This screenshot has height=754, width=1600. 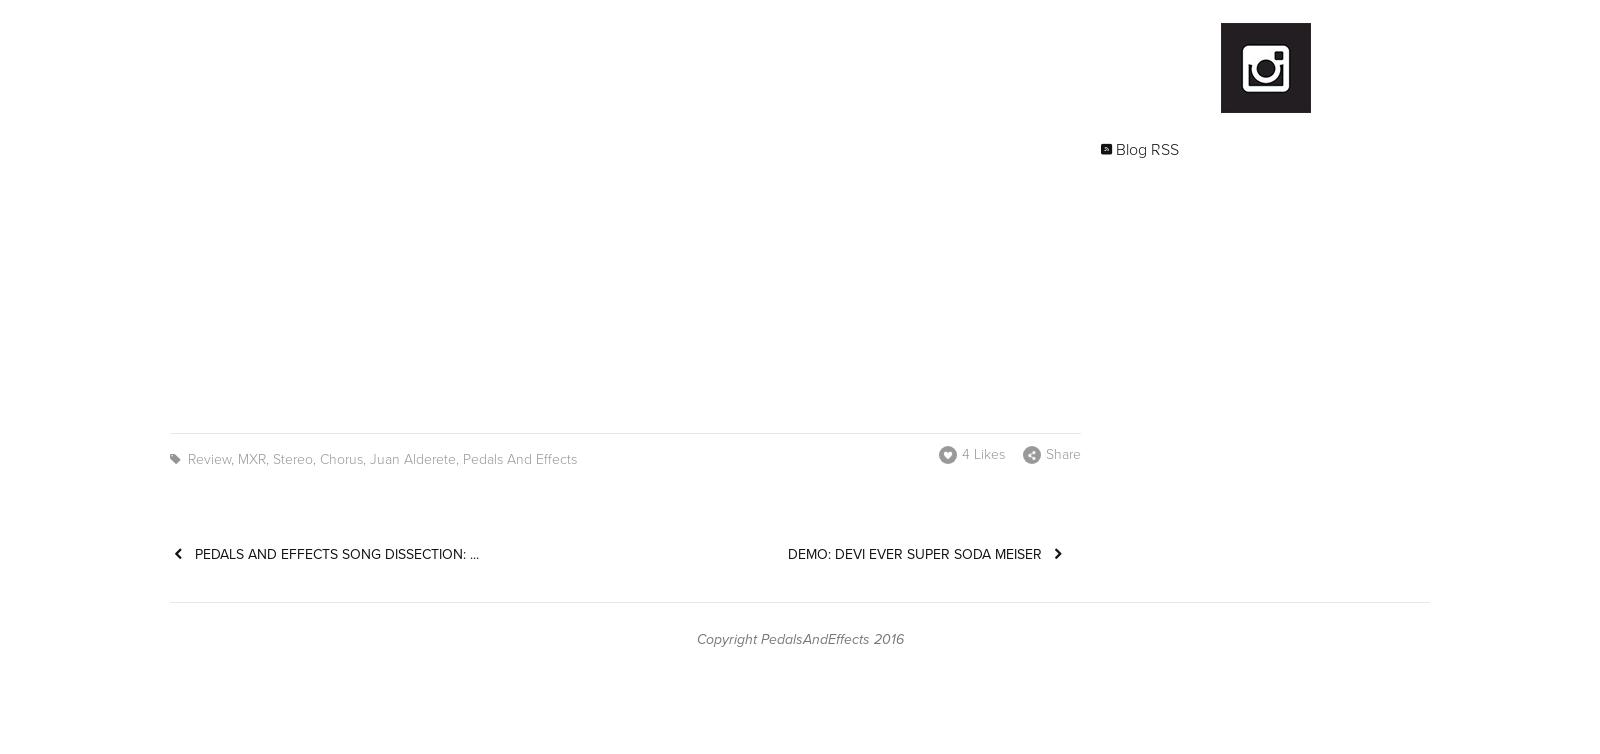 I want to click on 'Chorus', so click(x=341, y=459).